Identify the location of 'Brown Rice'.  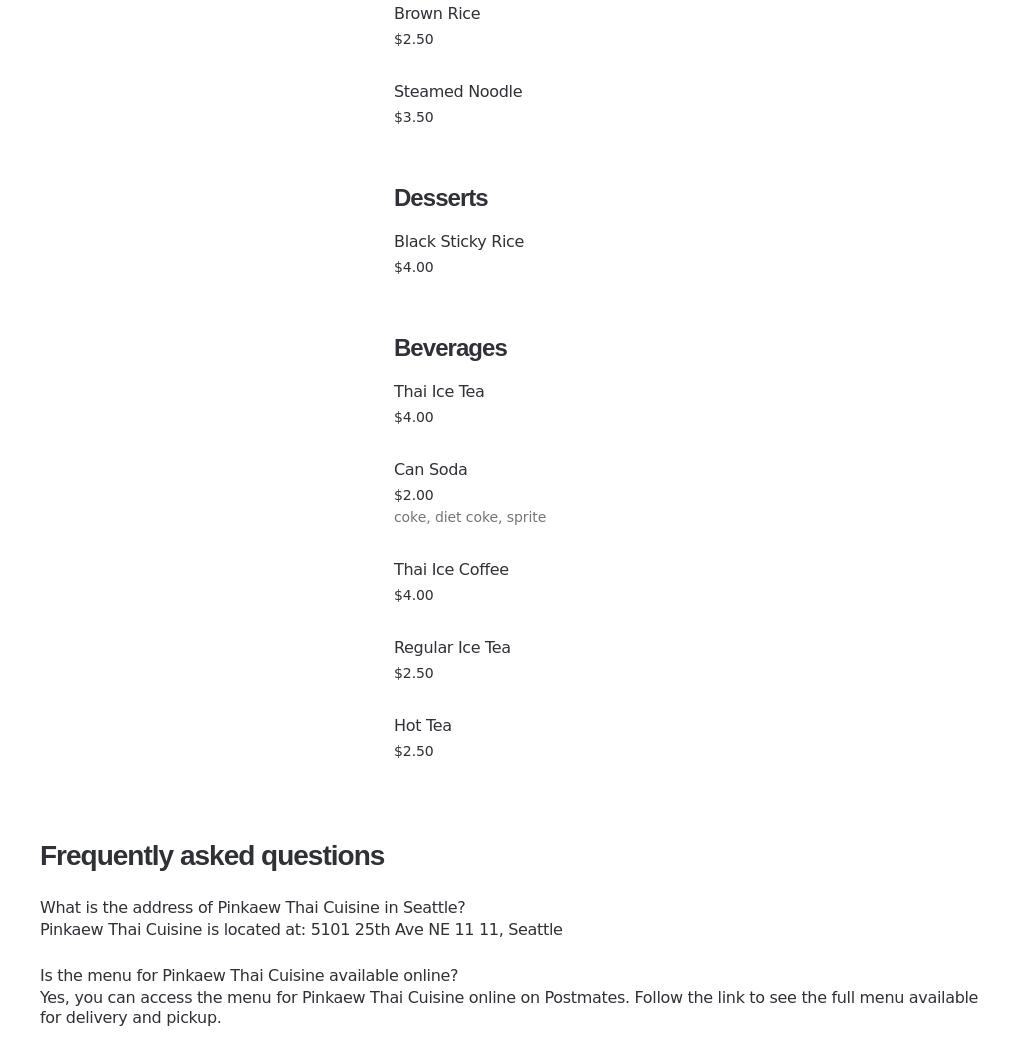
(393, 12).